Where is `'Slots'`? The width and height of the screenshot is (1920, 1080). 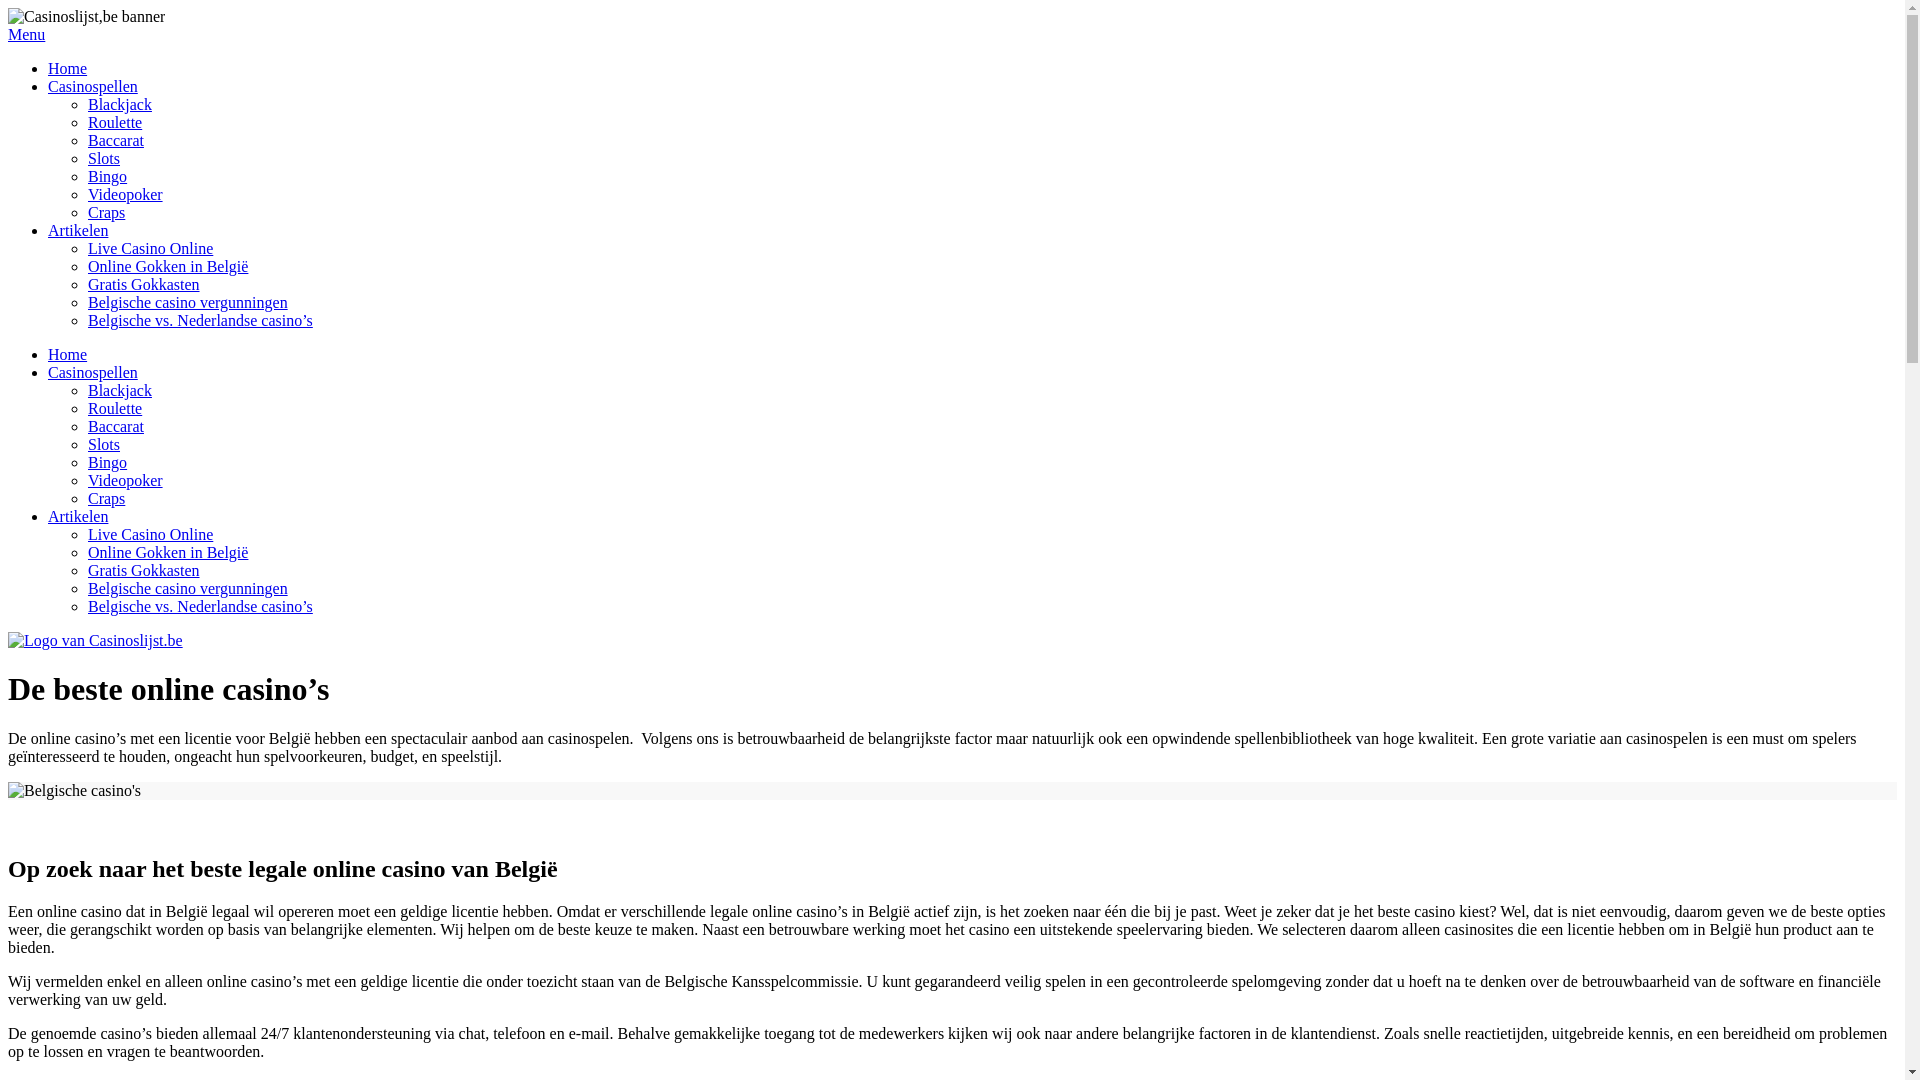
'Slots' is located at coordinates (103, 157).